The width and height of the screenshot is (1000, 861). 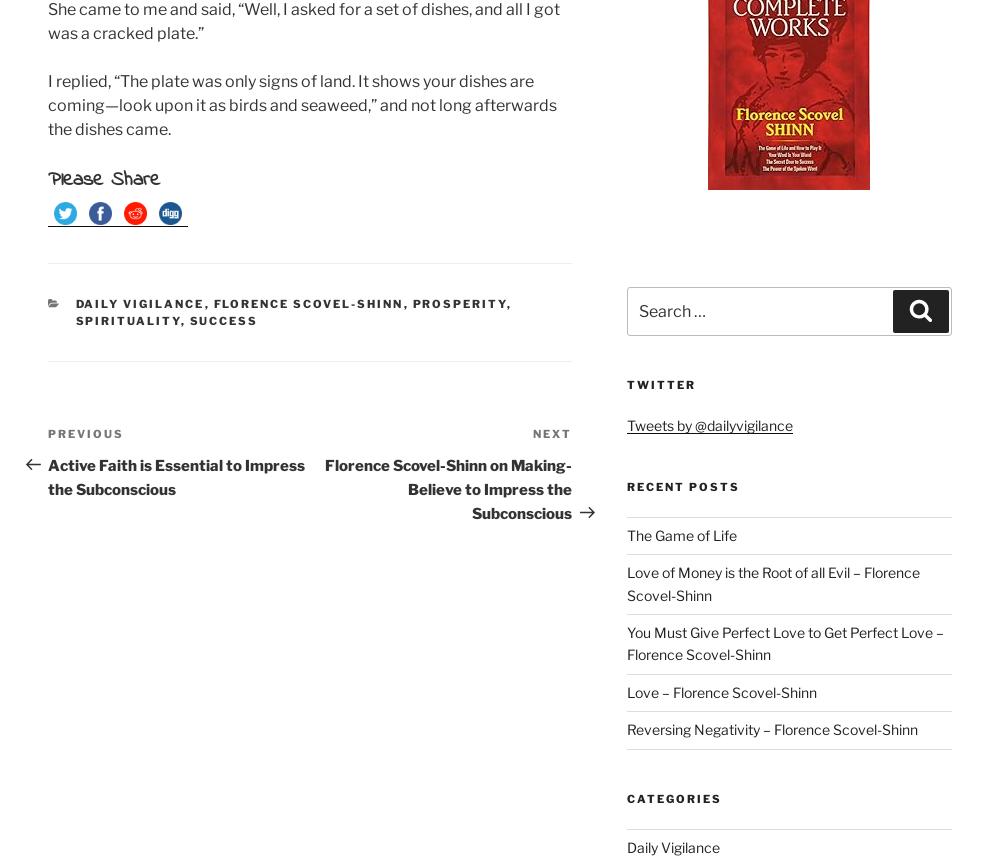 I want to click on 'You Must Give Perfect Love to Get Perfect Love – Florence Scovel-Shinn', so click(x=784, y=643).